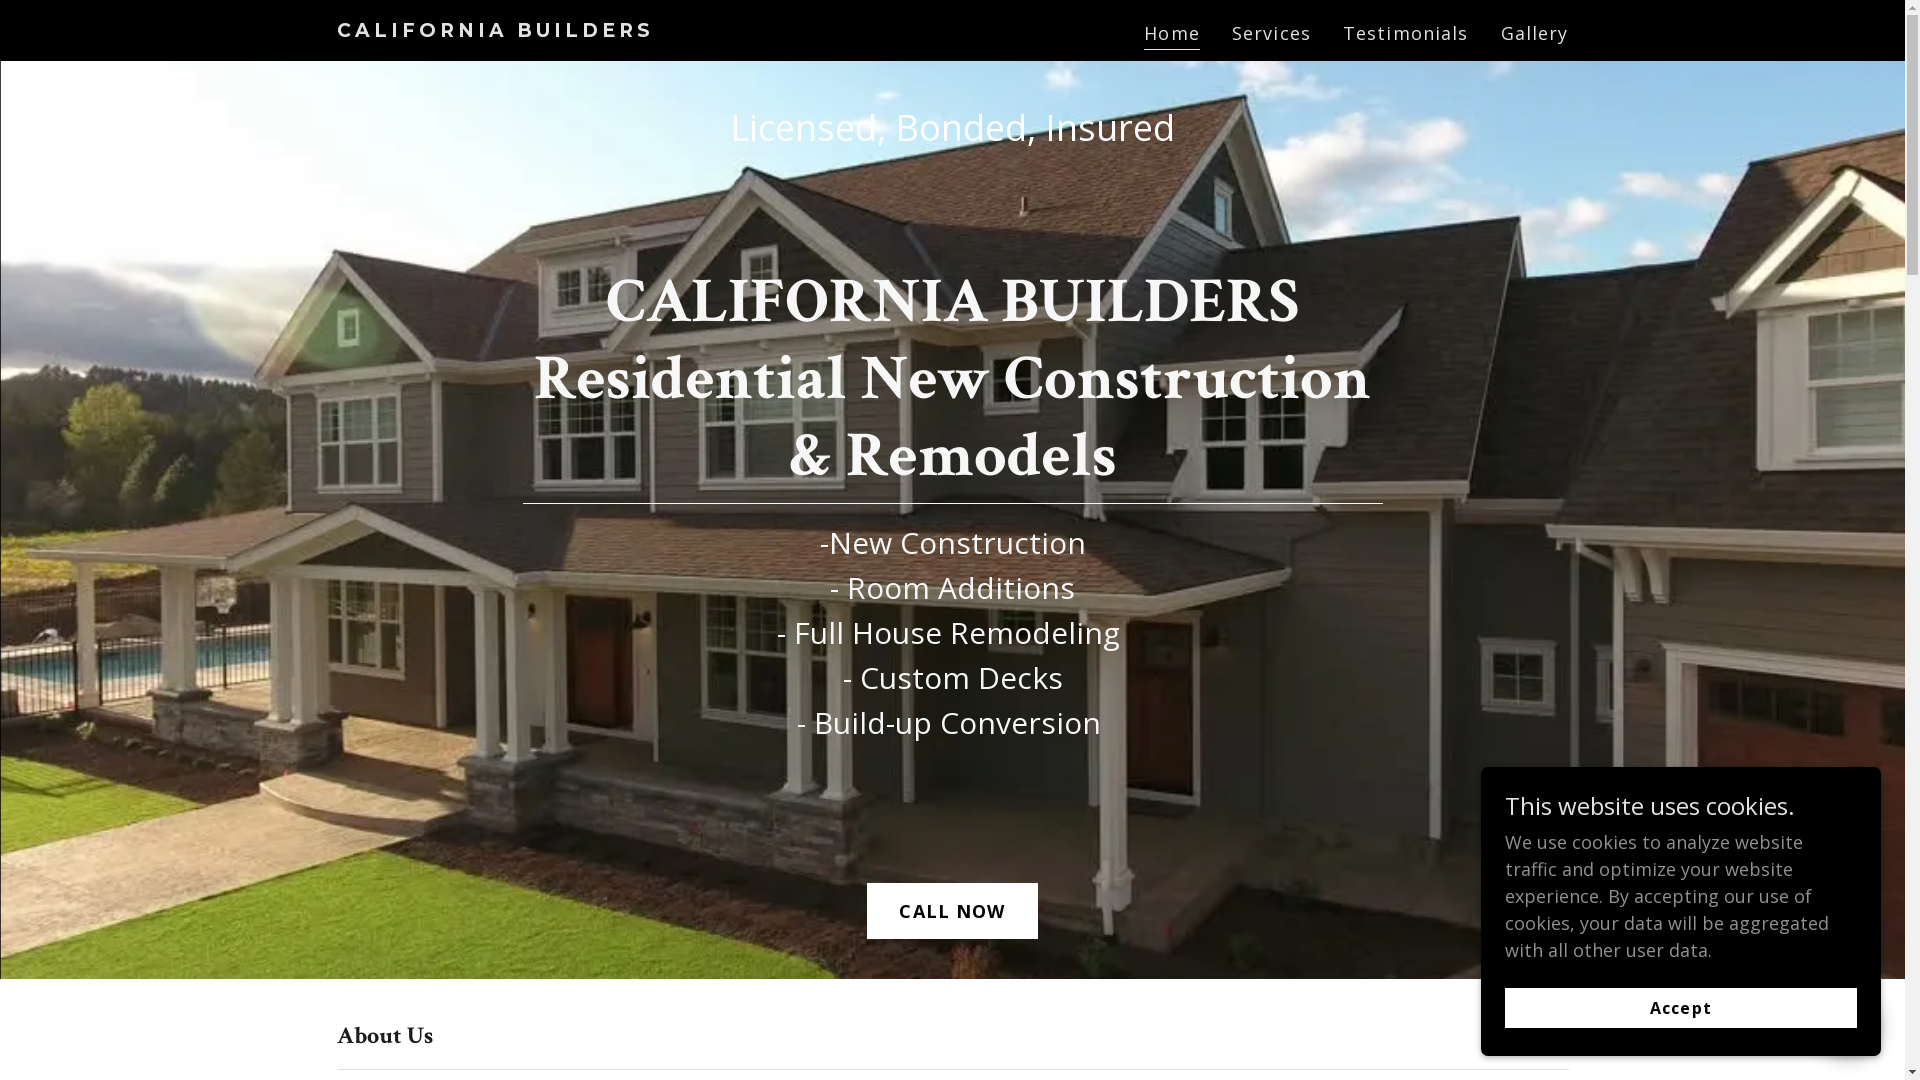  What do you see at coordinates (950, 910) in the screenshot?
I see `'CALL NOW'` at bounding box center [950, 910].